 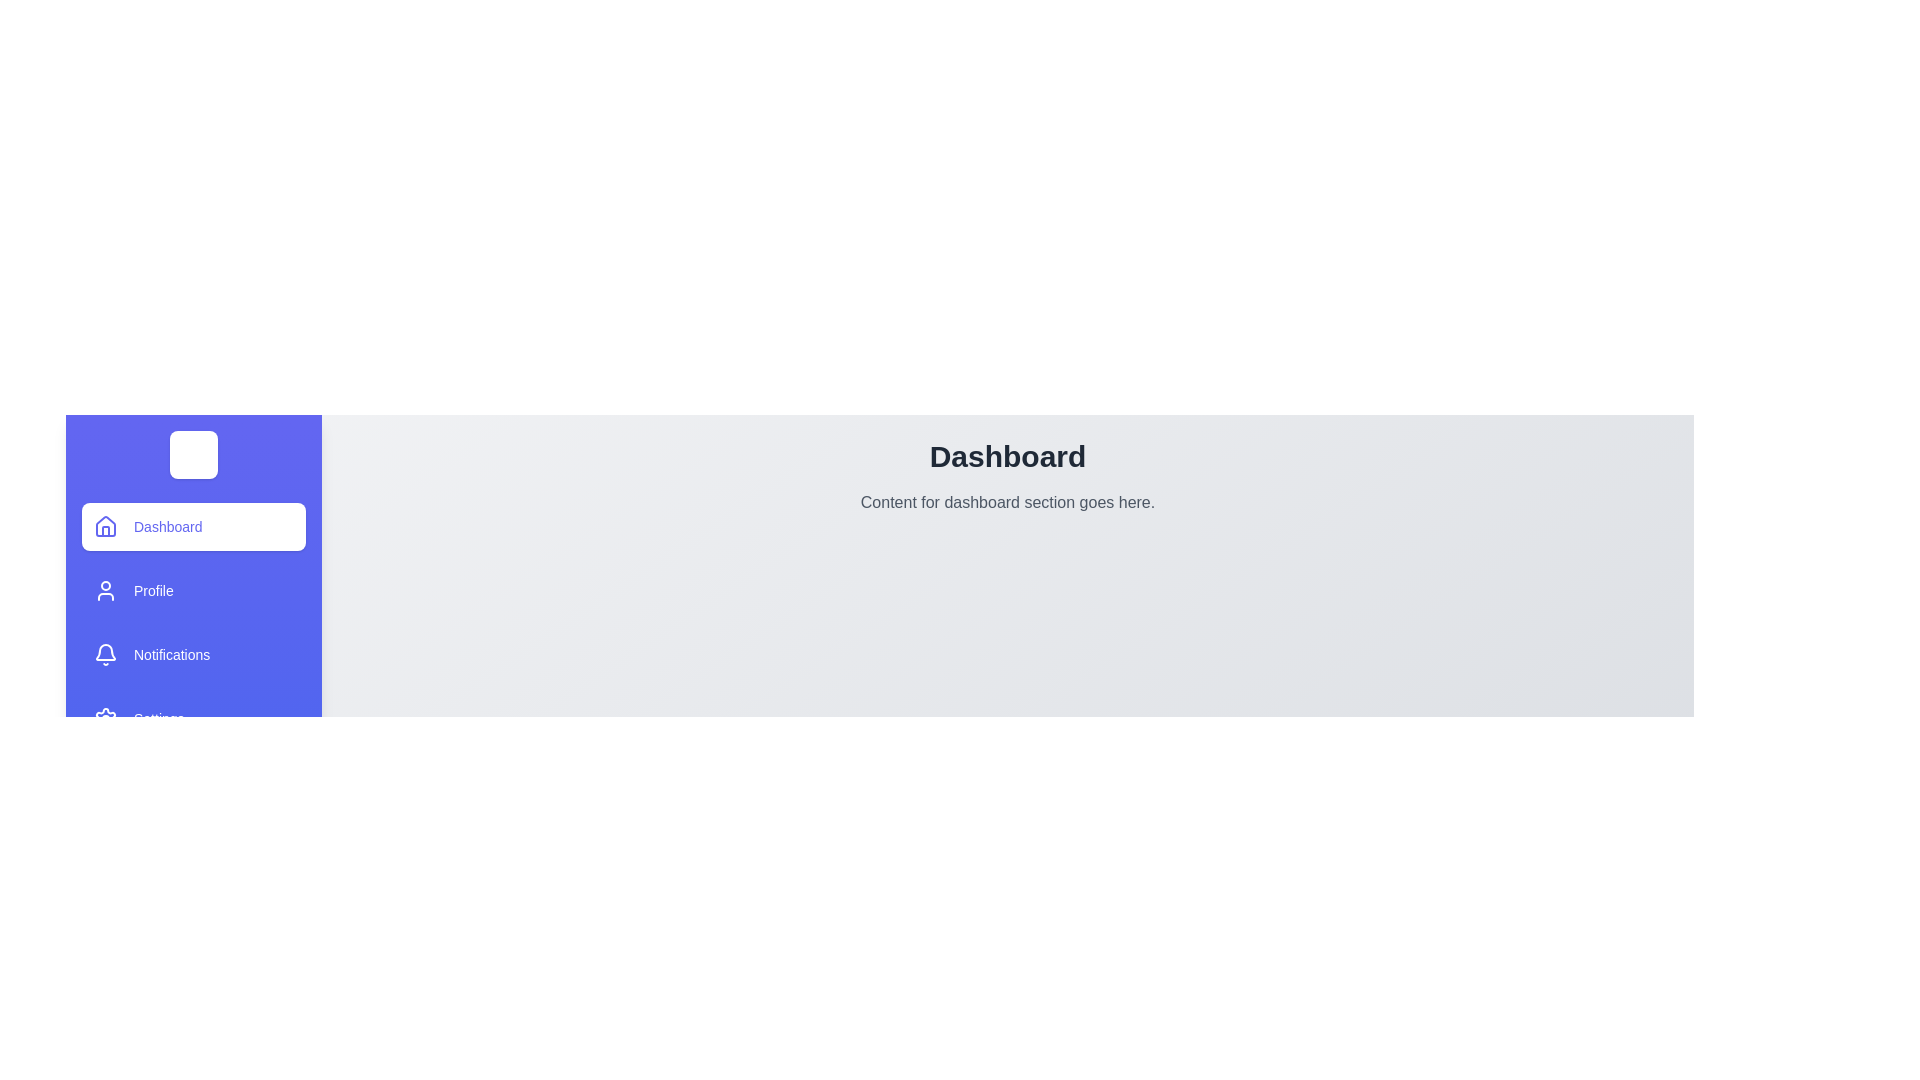 I want to click on the drawer item labeled Profile to view its hover effect, so click(x=193, y=589).